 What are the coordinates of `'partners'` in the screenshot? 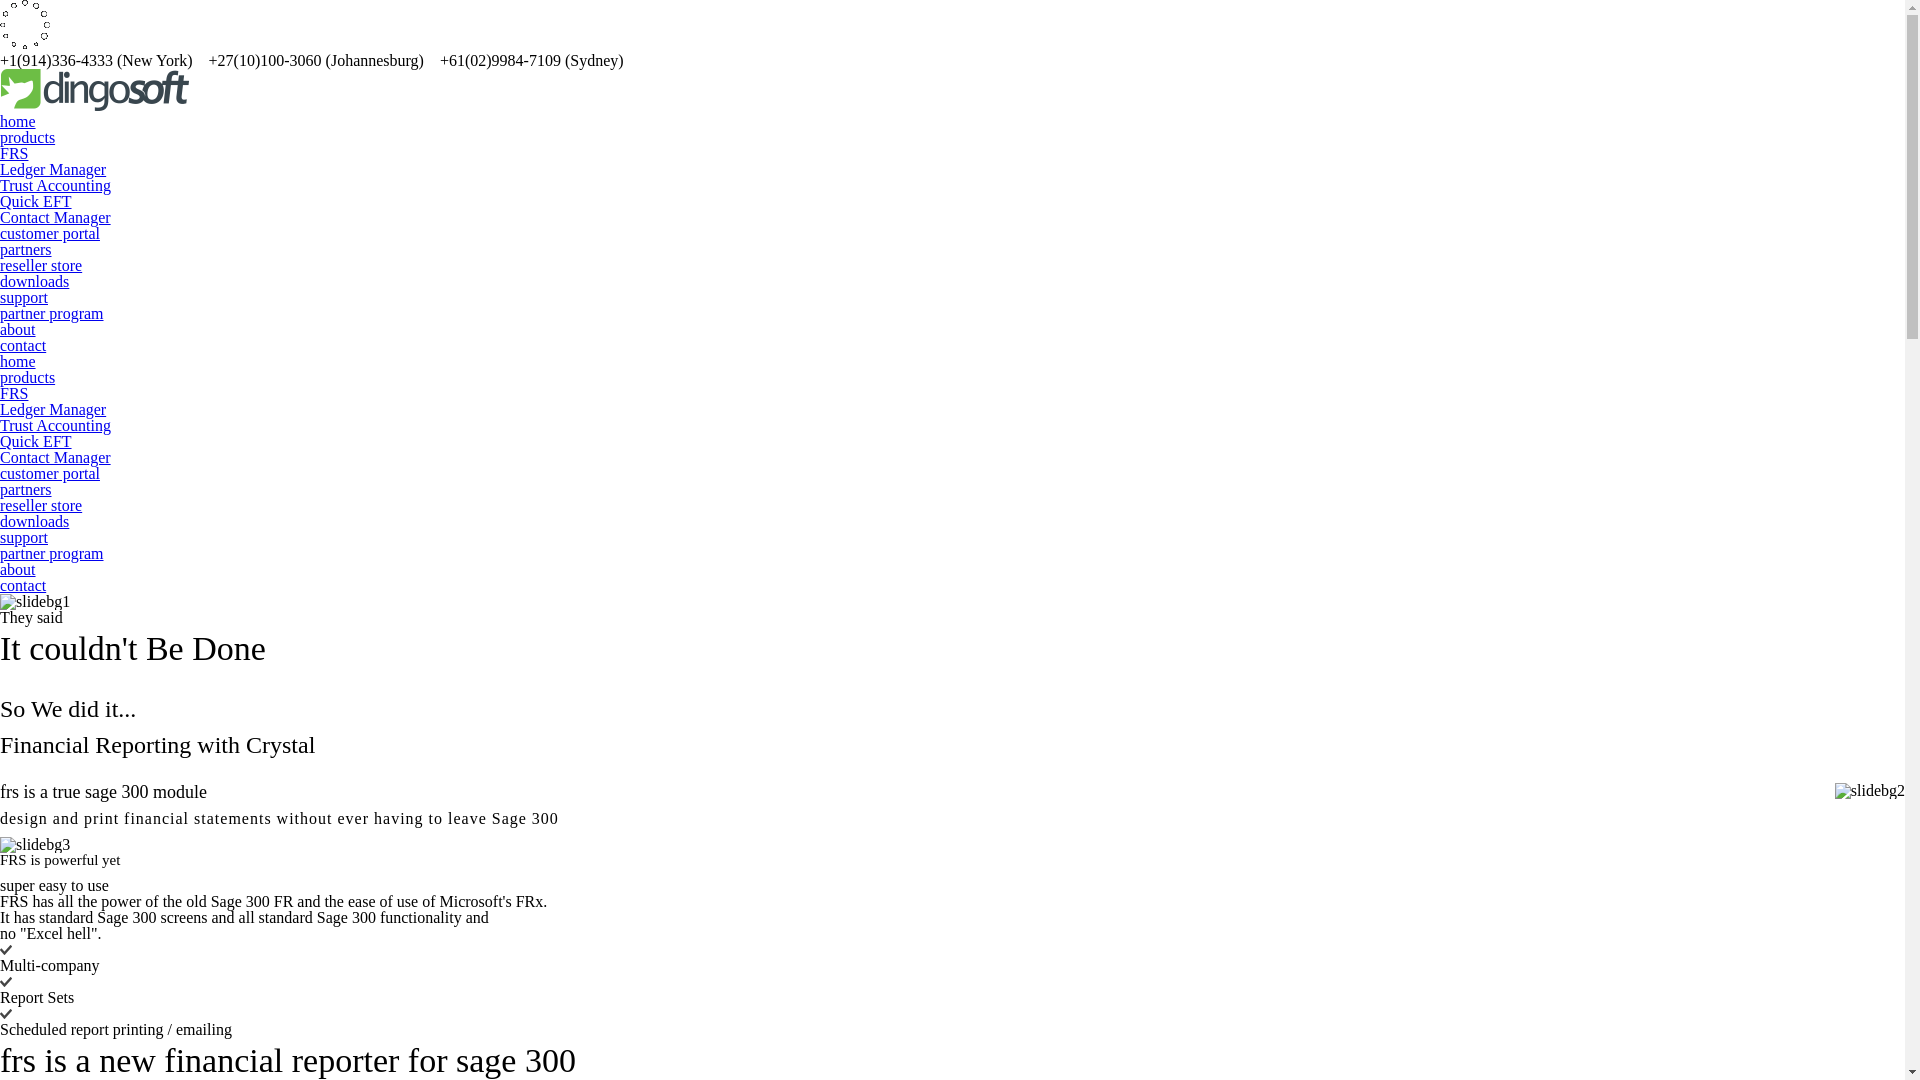 It's located at (25, 489).